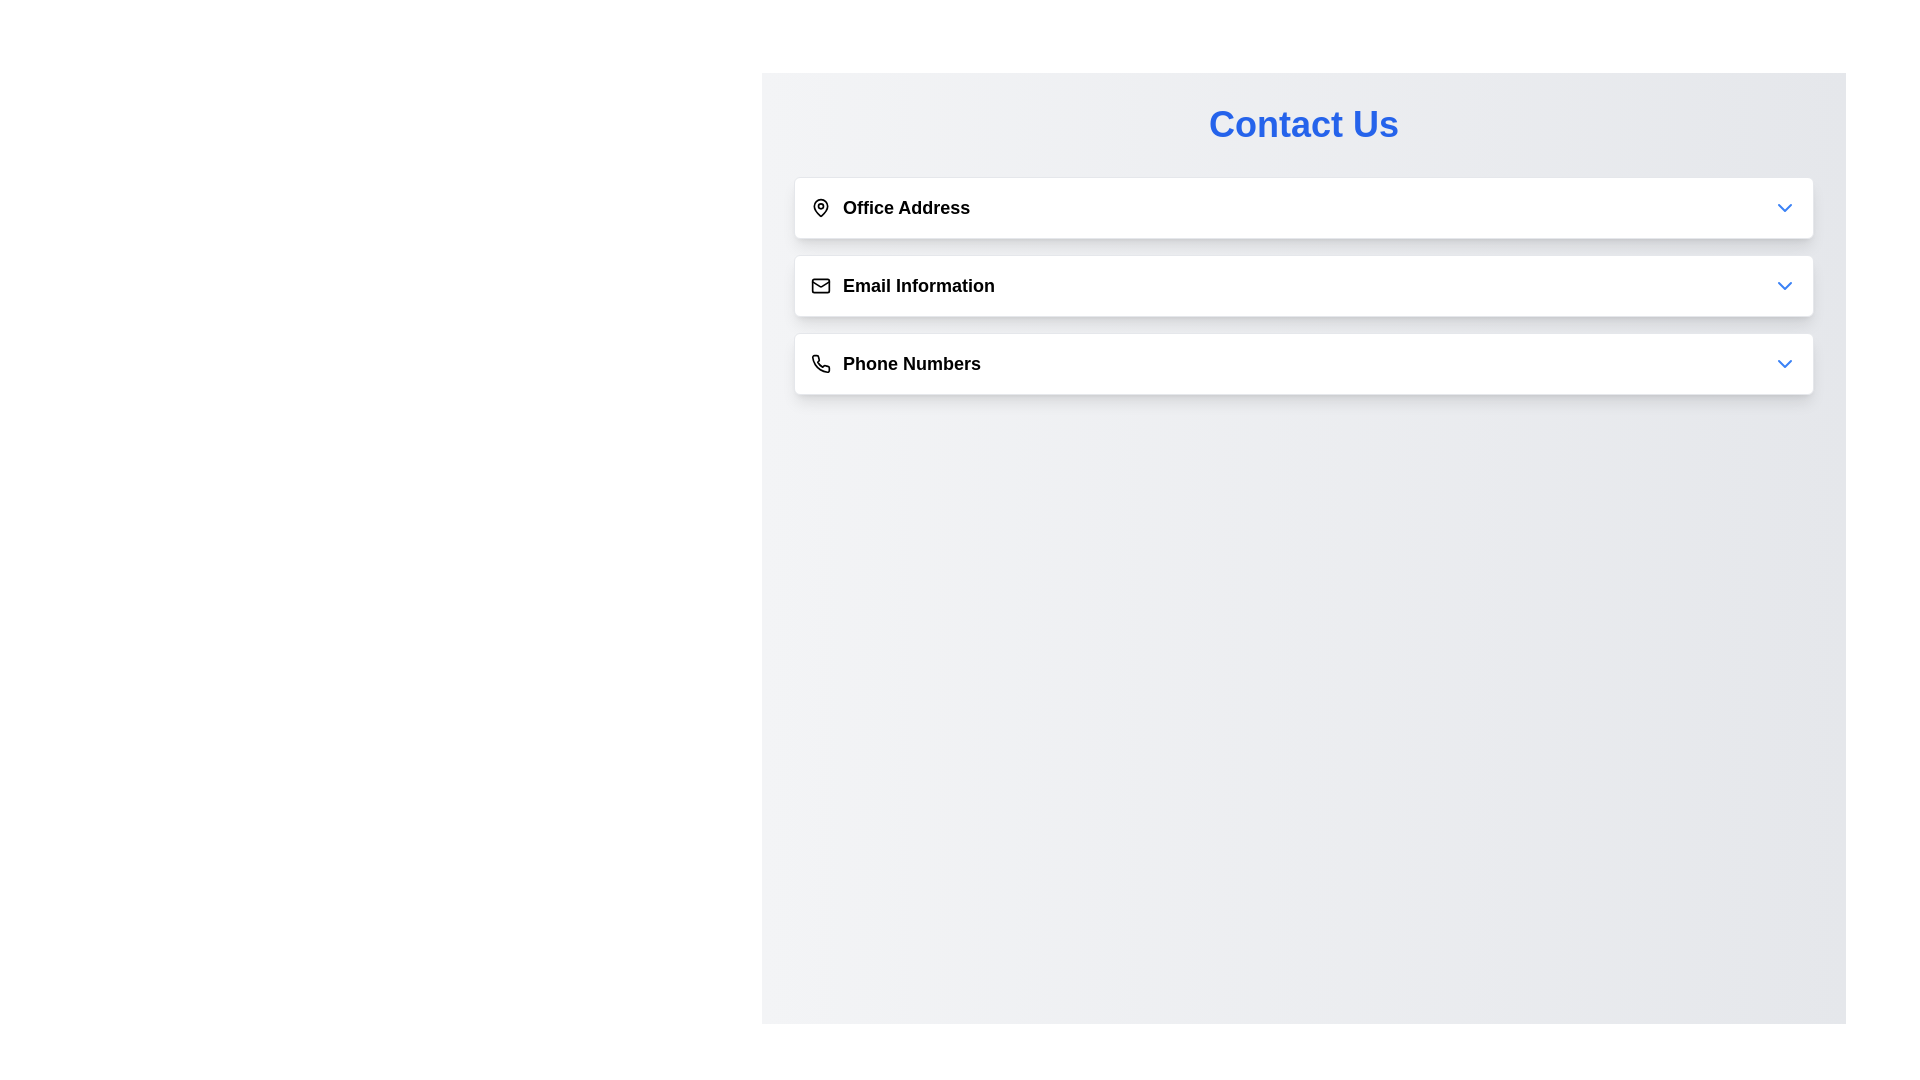 The height and width of the screenshot is (1080, 1920). I want to click on text from the heading element indicating the section's purpose for contacting or communication details, which is located at the top of the vertical layout, so click(1304, 124).